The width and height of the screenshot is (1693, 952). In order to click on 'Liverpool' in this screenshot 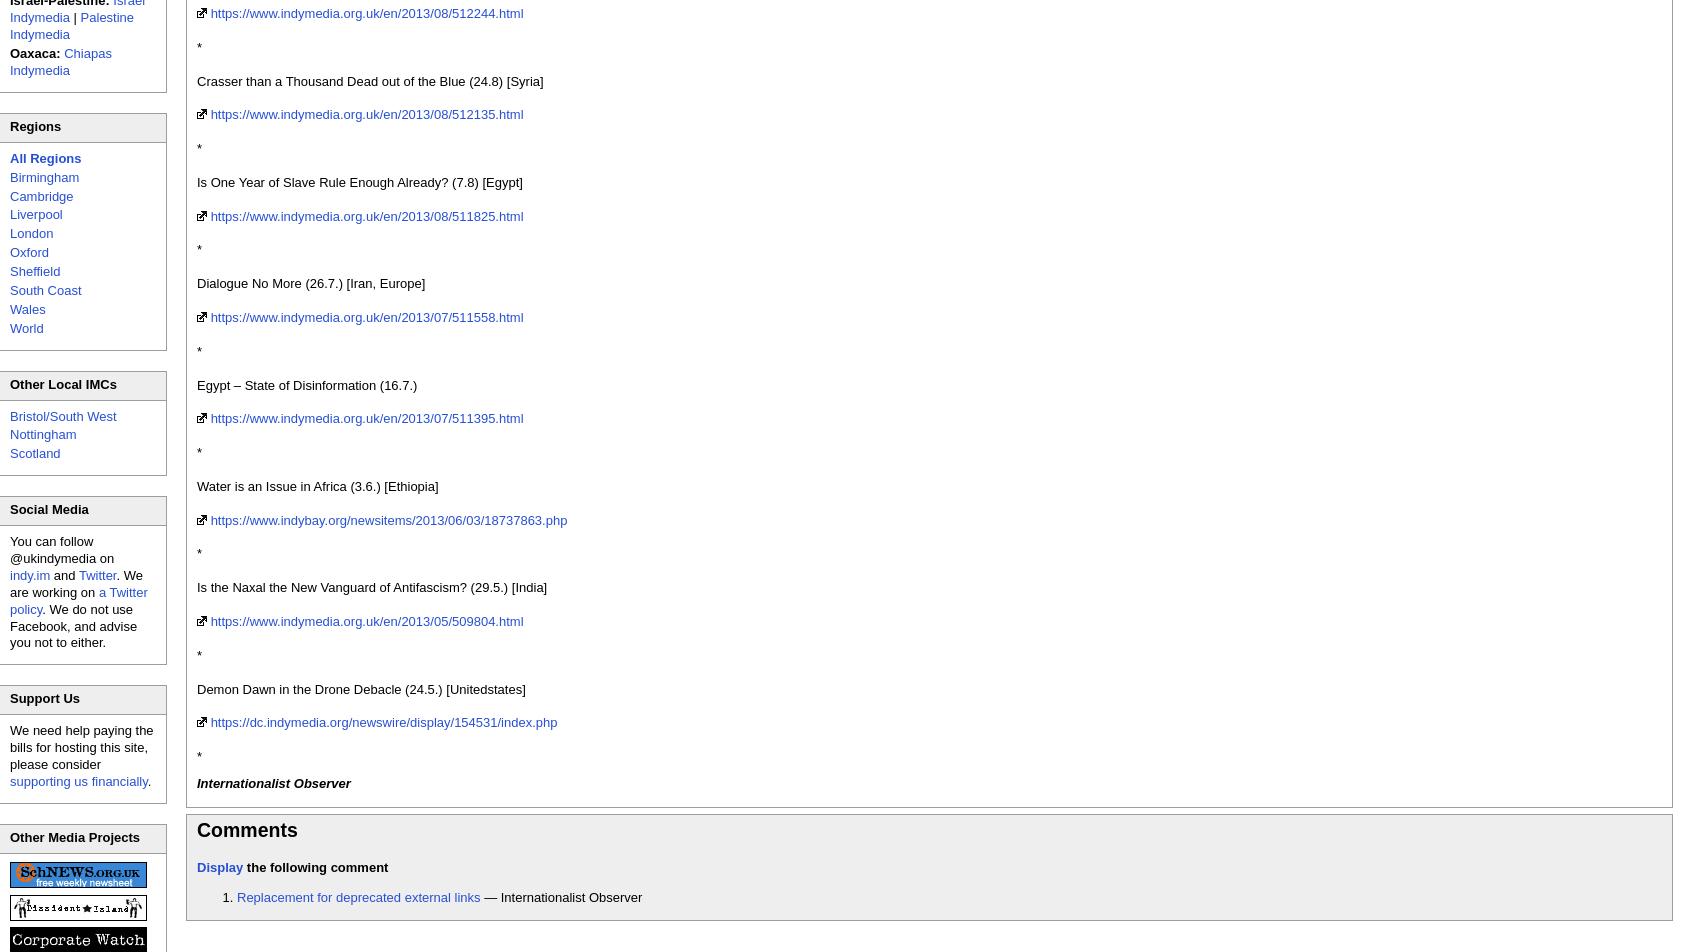, I will do `click(35, 214)`.